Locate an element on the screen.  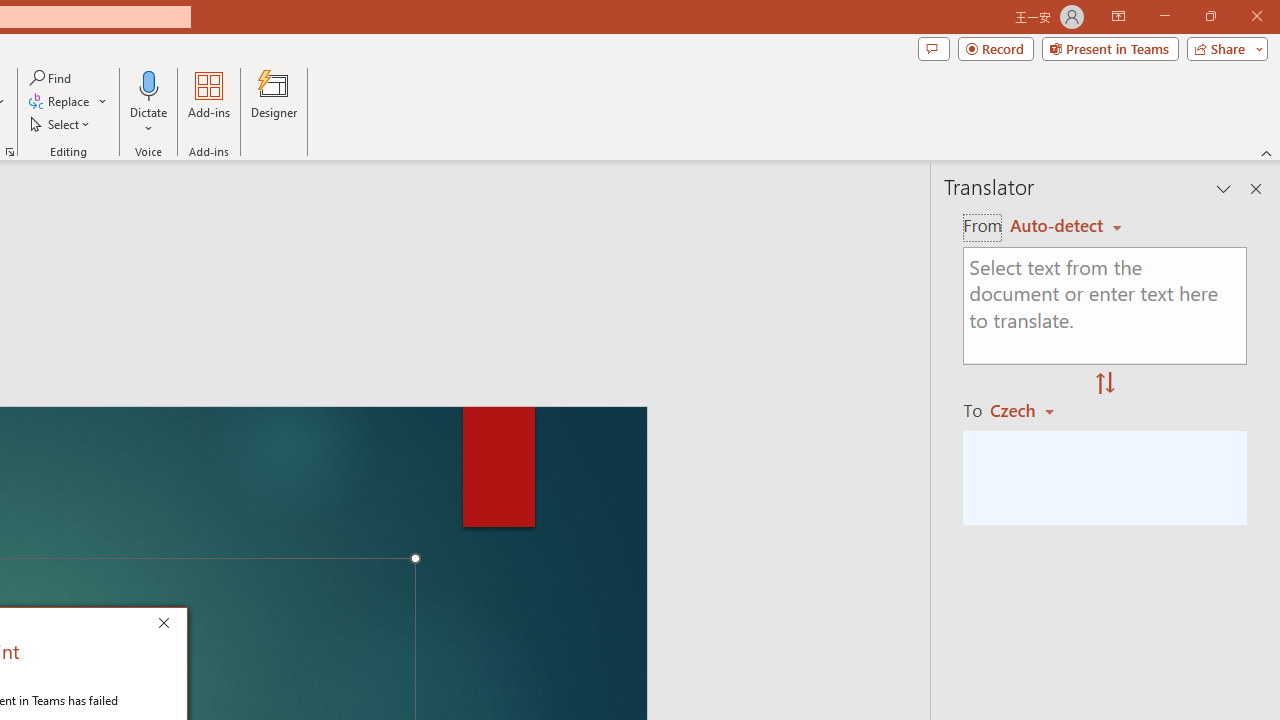
'Auto-detect' is located at coordinates (1065, 225).